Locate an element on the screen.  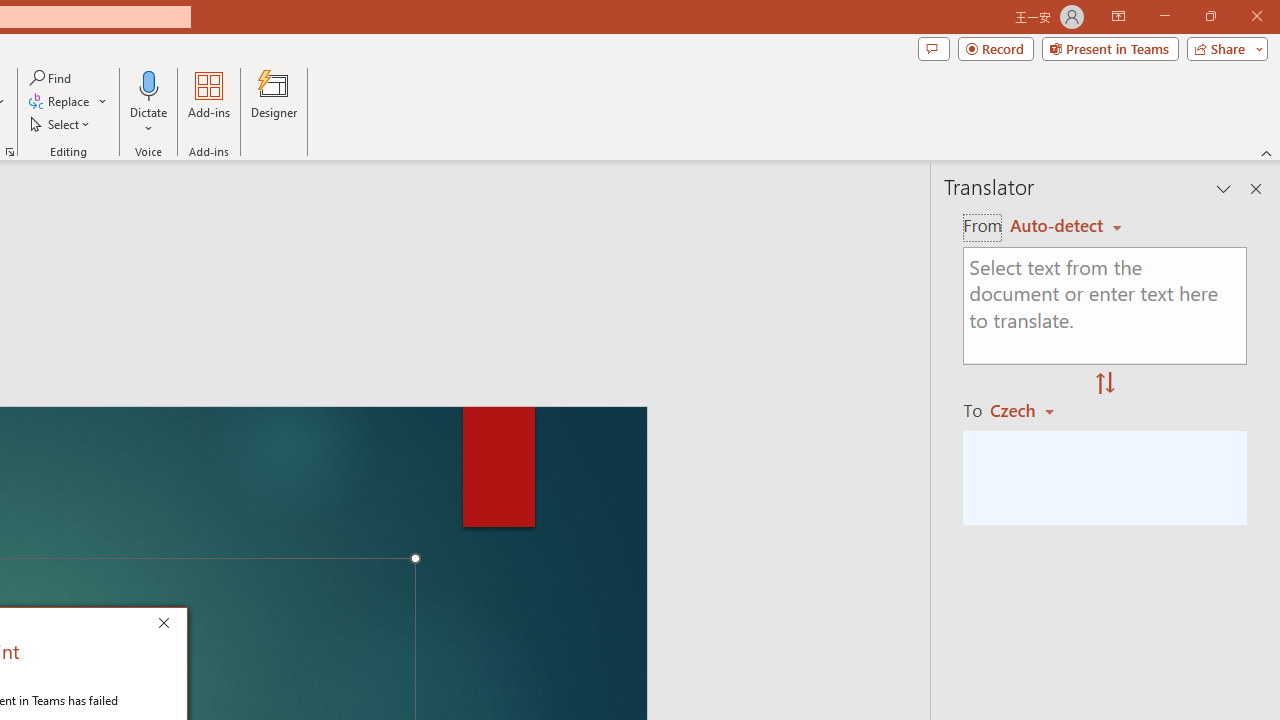
'Auto-detect' is located at coordinates (1065, 225).